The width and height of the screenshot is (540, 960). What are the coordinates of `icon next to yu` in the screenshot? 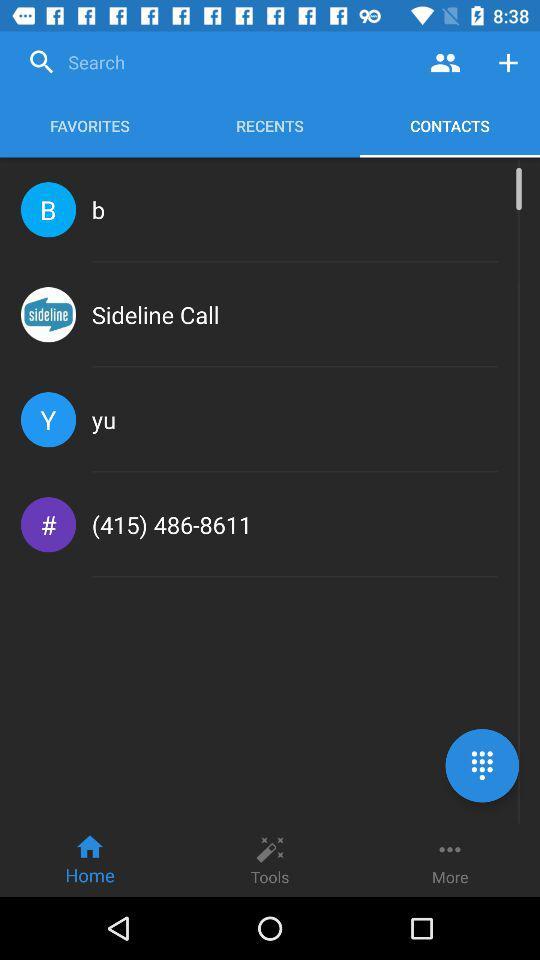 It's located at (48, 418).